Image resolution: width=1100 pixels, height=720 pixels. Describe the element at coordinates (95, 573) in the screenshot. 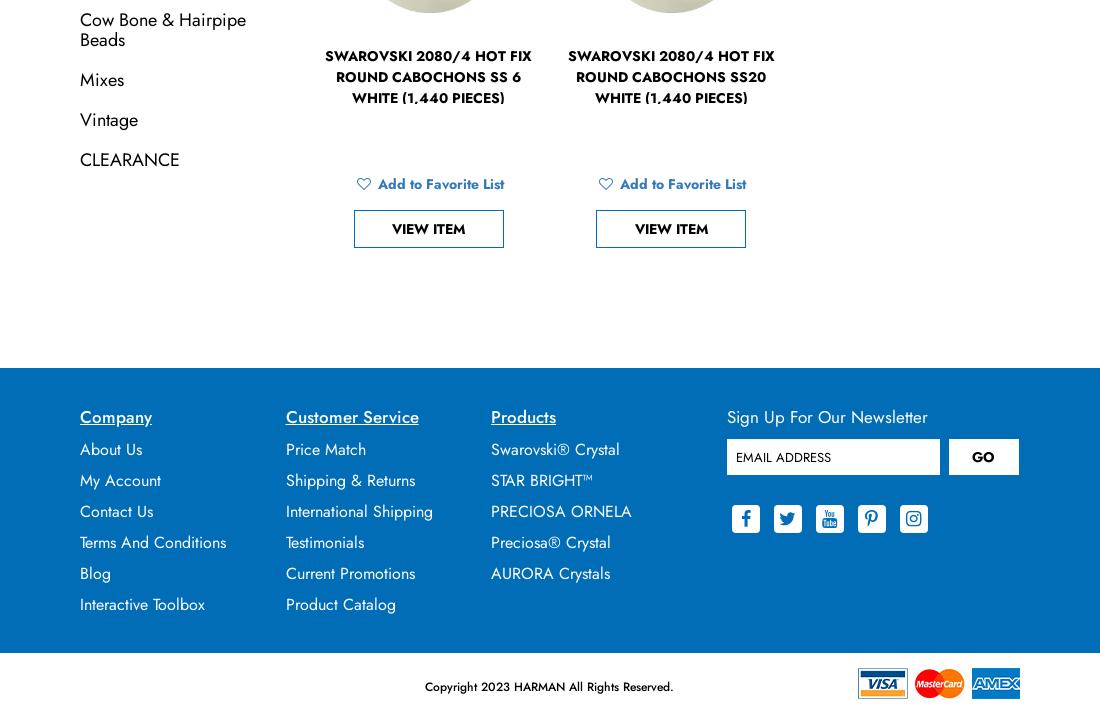

I see `'Blog'` at that location.